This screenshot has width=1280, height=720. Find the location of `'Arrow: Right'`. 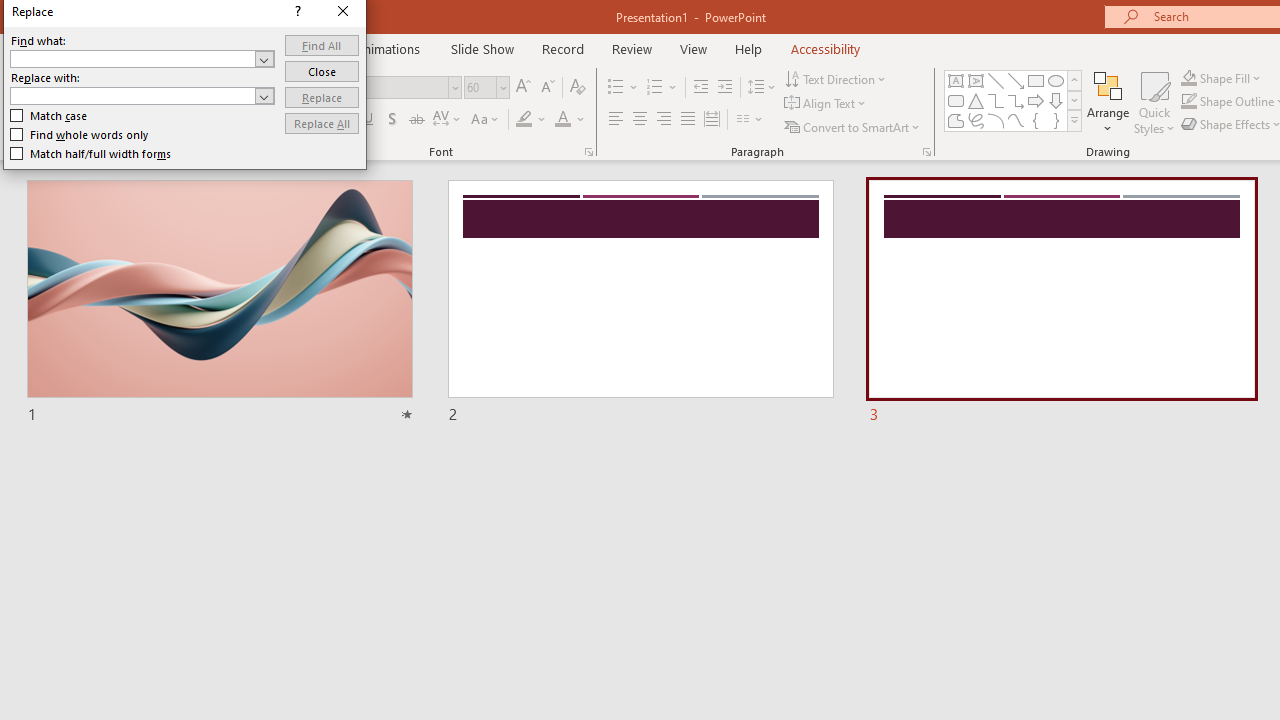

'Arrow: Right' is located at coordinates (1036, 100).